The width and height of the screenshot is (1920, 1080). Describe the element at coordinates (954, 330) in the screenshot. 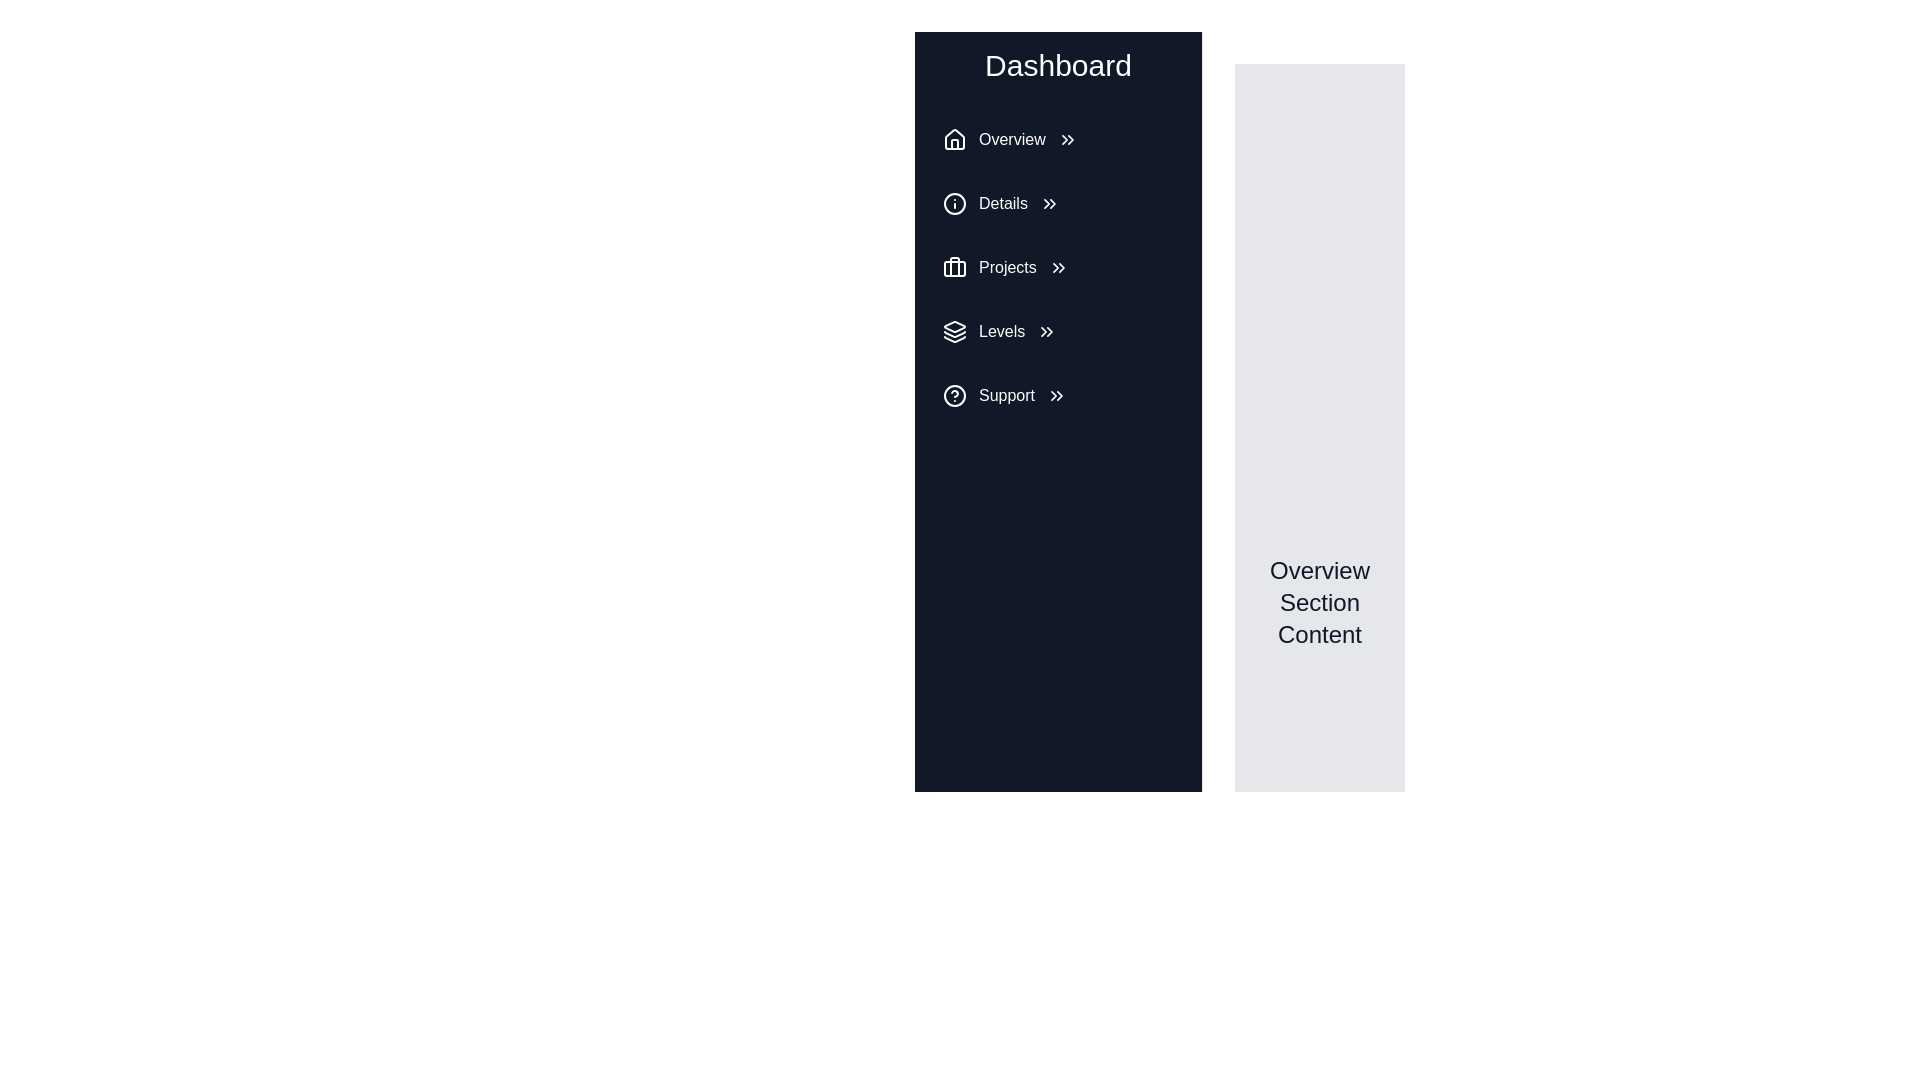

I see `the 'Levels' icon in the navigation menu` at that location.